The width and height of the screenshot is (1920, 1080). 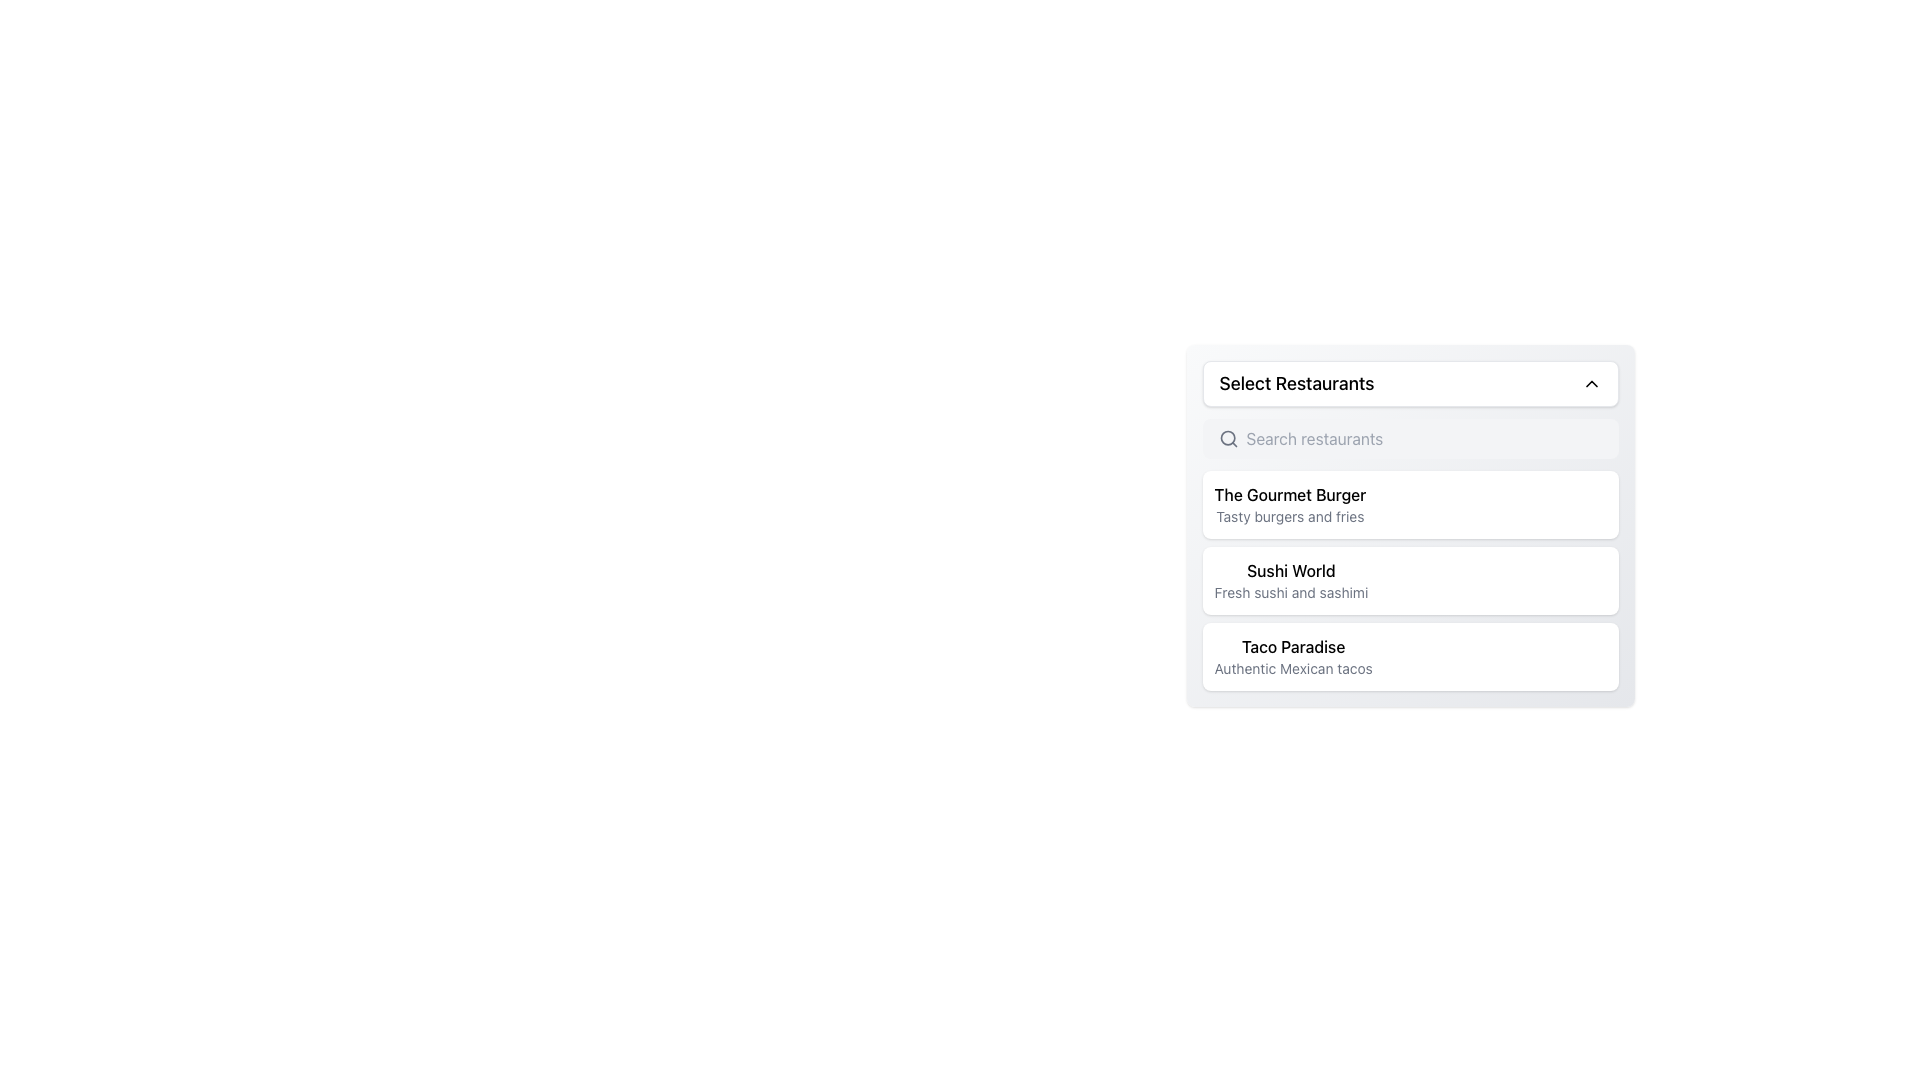 What do you see at coordinates (1291, 570) in the screenshot?
I see `the bold text label stating 'Sushi World' located at the top of its containing card, positioned between 'The Gourmet Burger' and 'Taco Paradise'` at bounding box center [1291, 570].